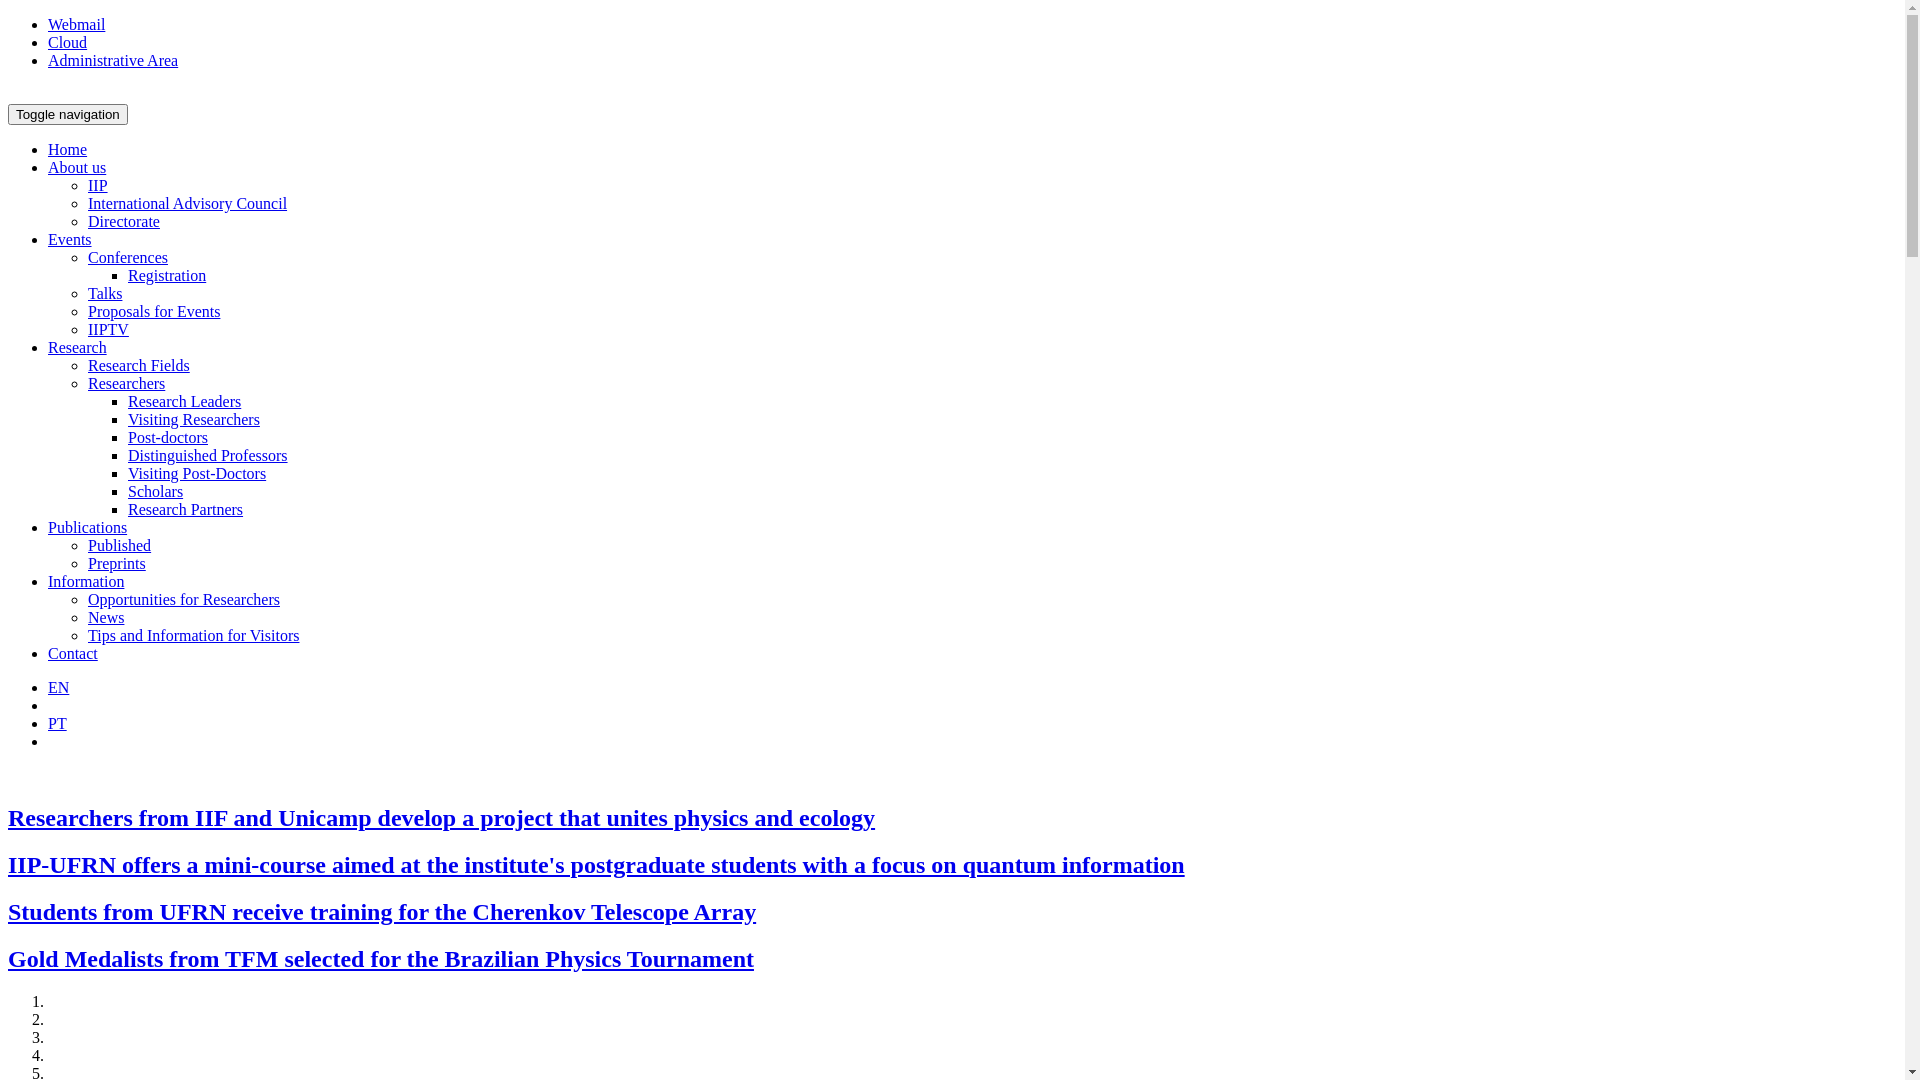  Describe the element at coordinates (193, 418) in the screenshot. I see `'Visiting Researchers'` at that location.